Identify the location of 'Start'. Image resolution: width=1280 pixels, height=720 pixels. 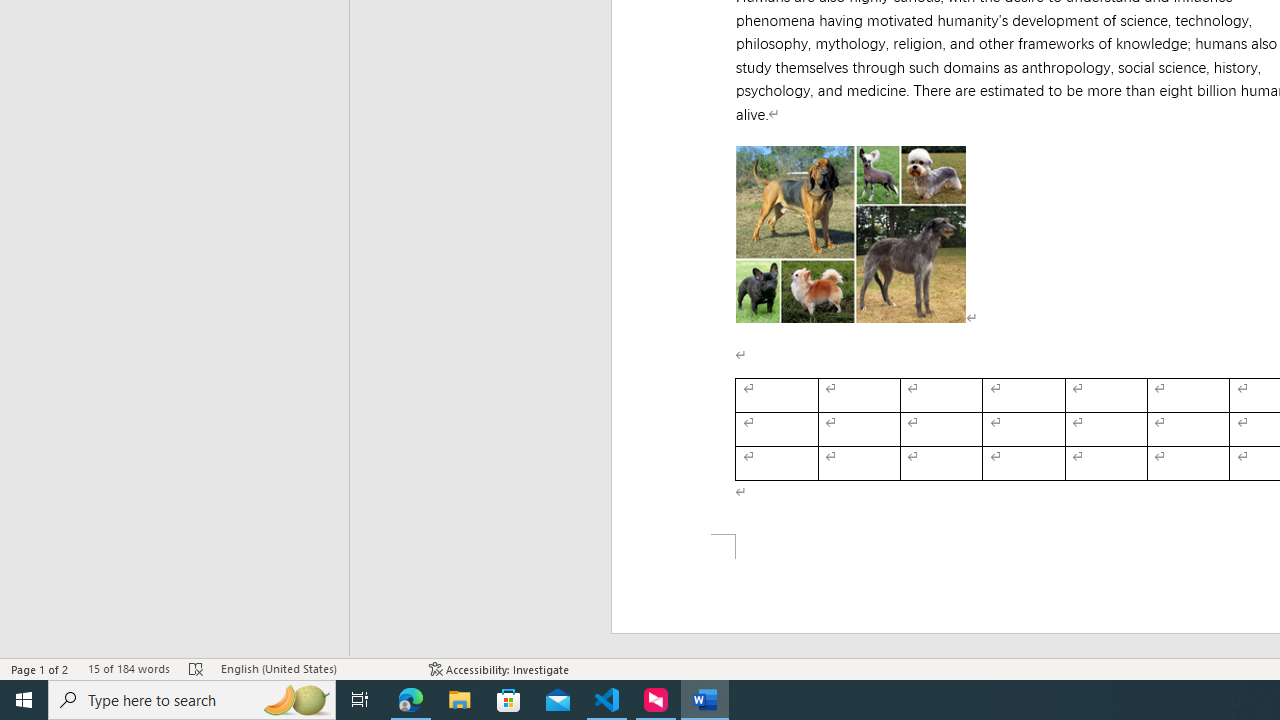
(24, 698).